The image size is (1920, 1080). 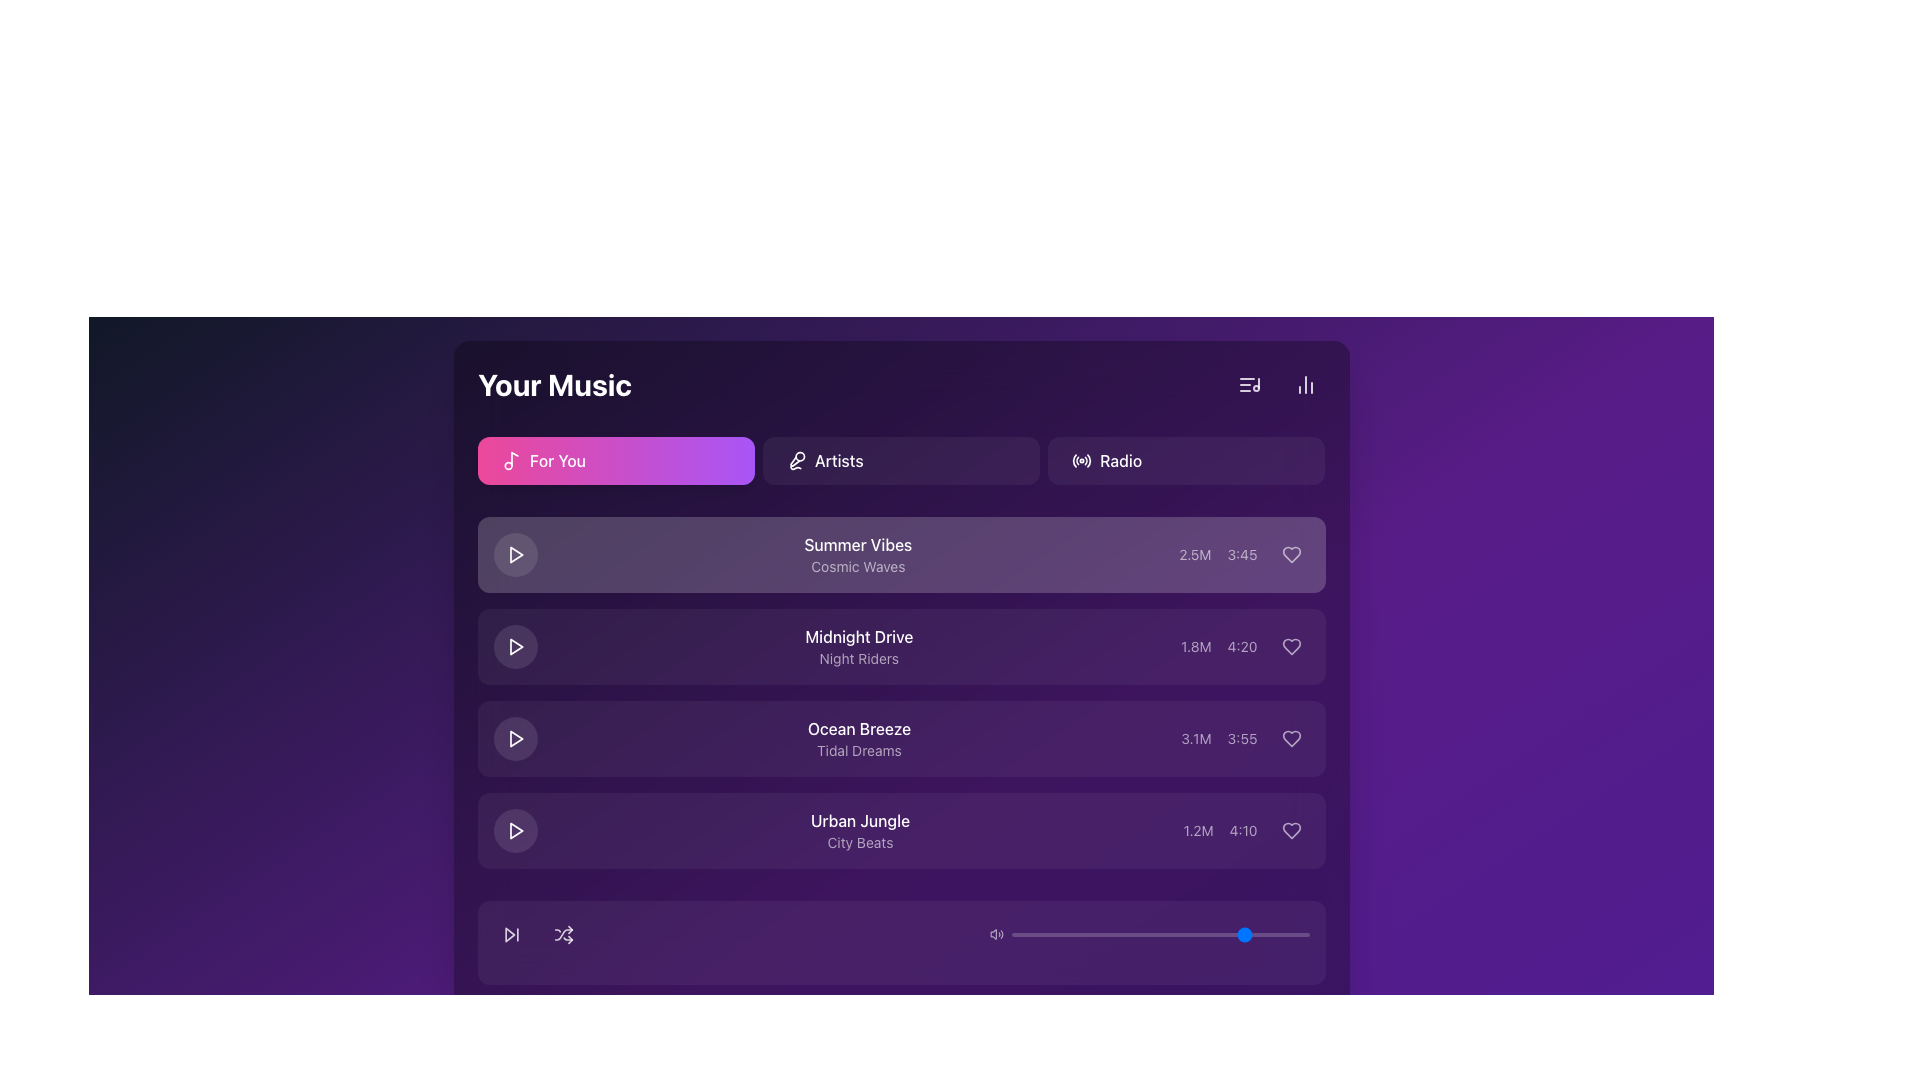 What do you see at coordinates (1186, 461) in the screenshot?
I see `the 'Radio' button with a dark purple background and a light hover effect, located in the upper-right corner of the navigation bar` at bounding box center [1186, 461].